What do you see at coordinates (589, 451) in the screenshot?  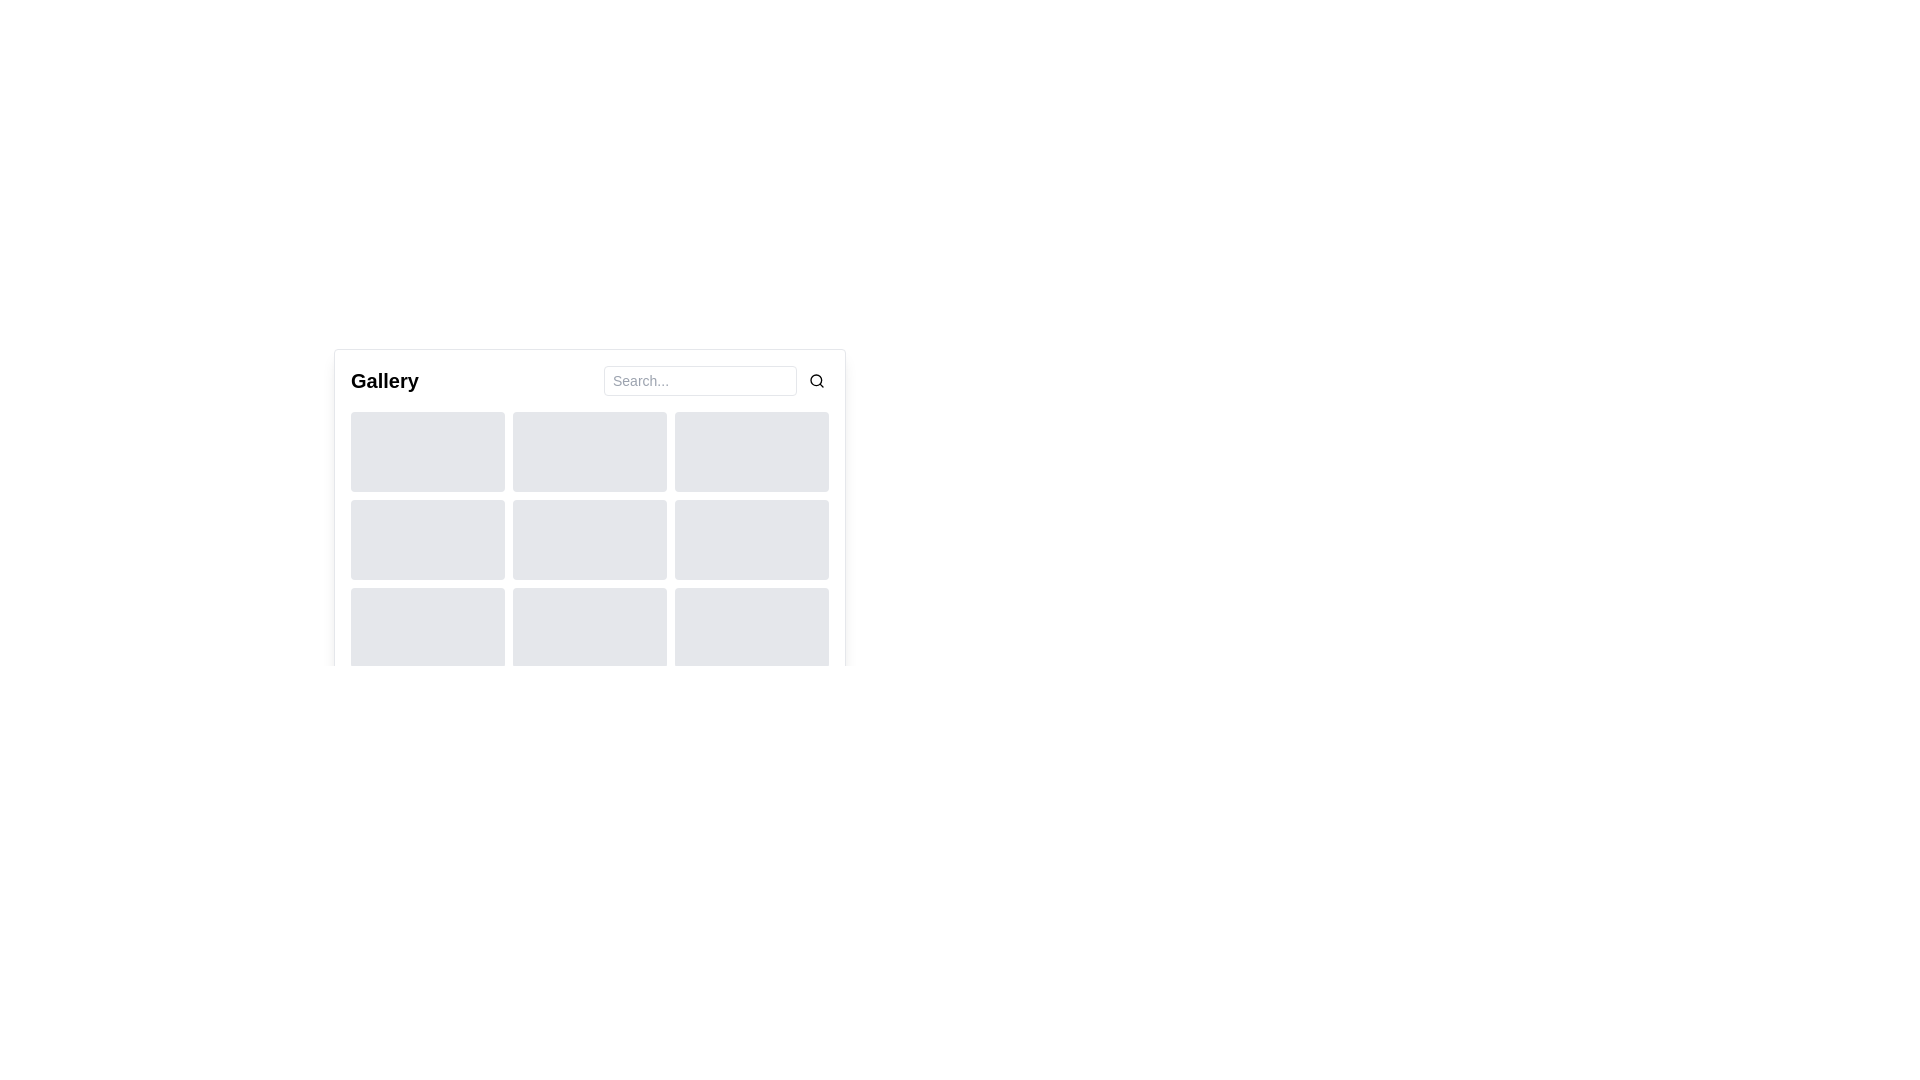 I see `the Placeholder box visually, which is a rectangular section with a light gray background` at bounding box center [589, 451].